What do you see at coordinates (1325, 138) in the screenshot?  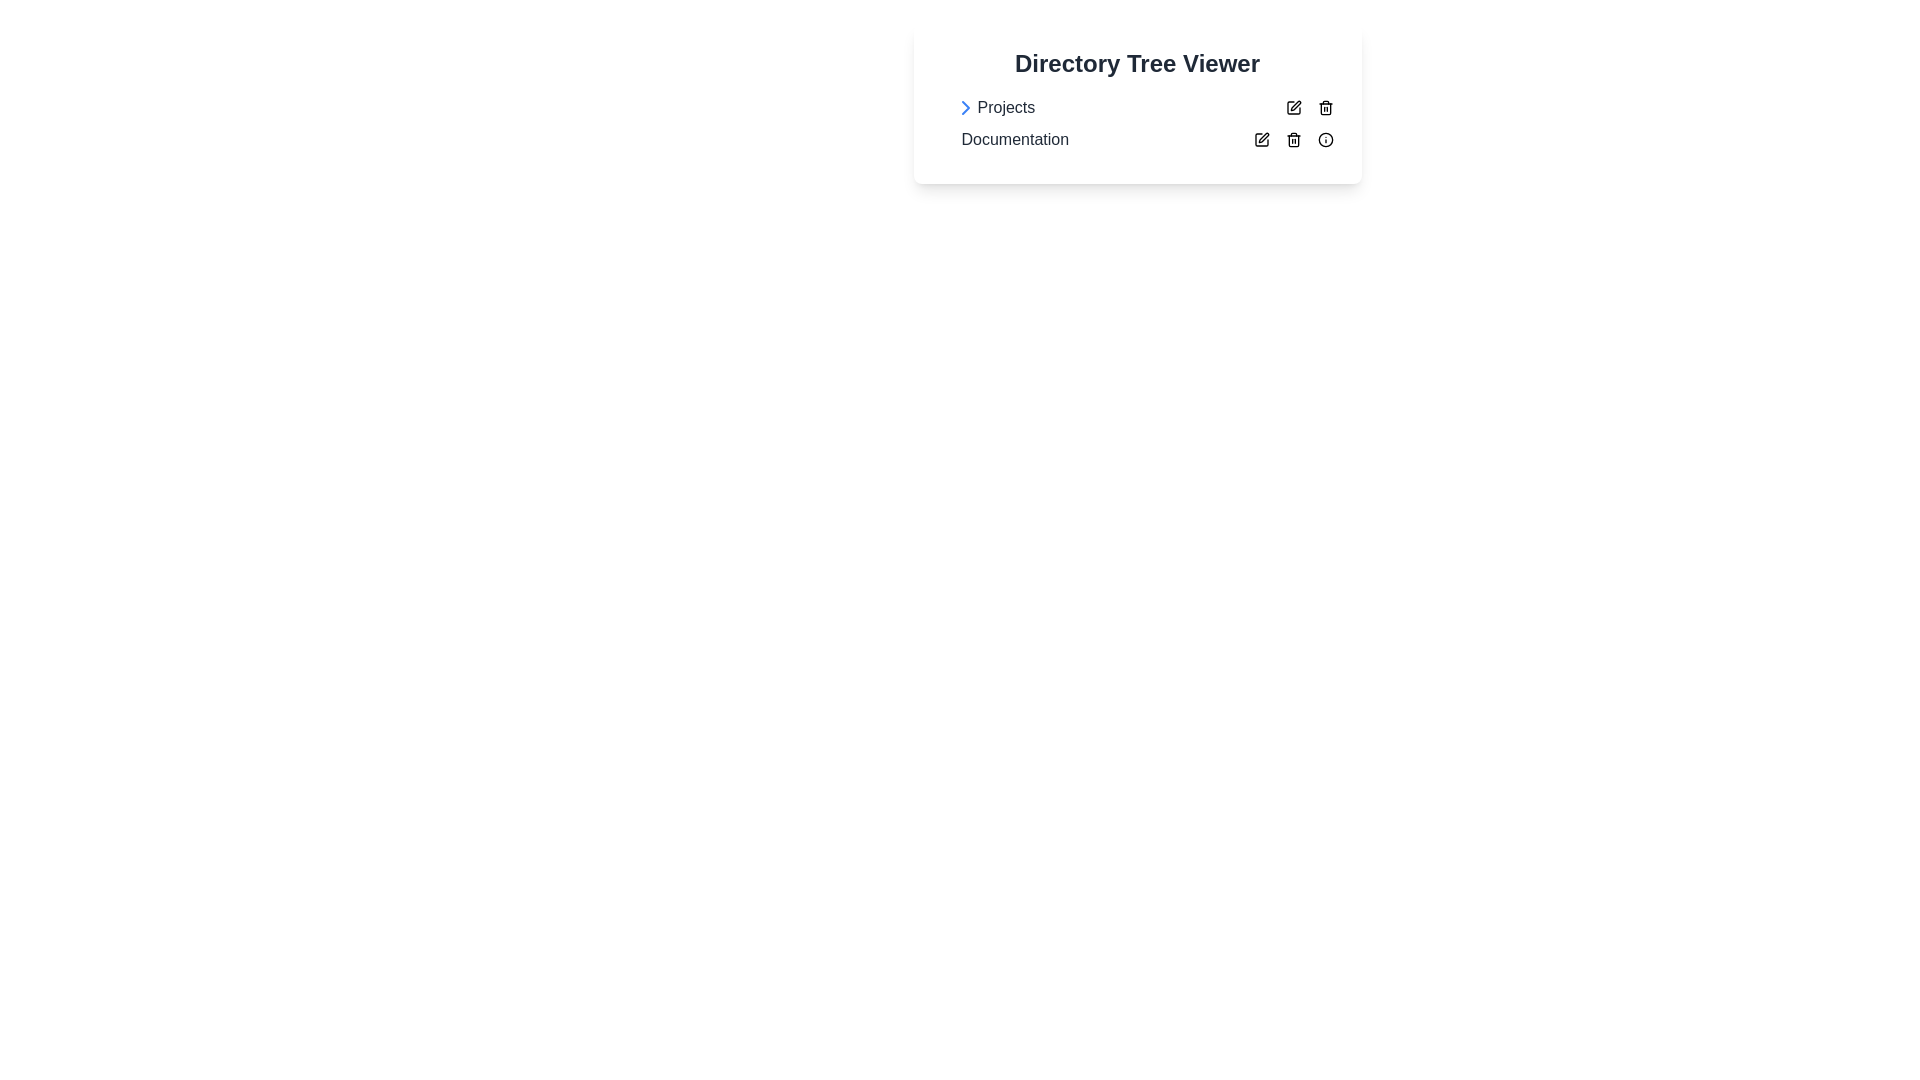 I see `the informational icon at the top-right section of the 'Directory Tree Viewer'` at bounding box center [1325, 138].